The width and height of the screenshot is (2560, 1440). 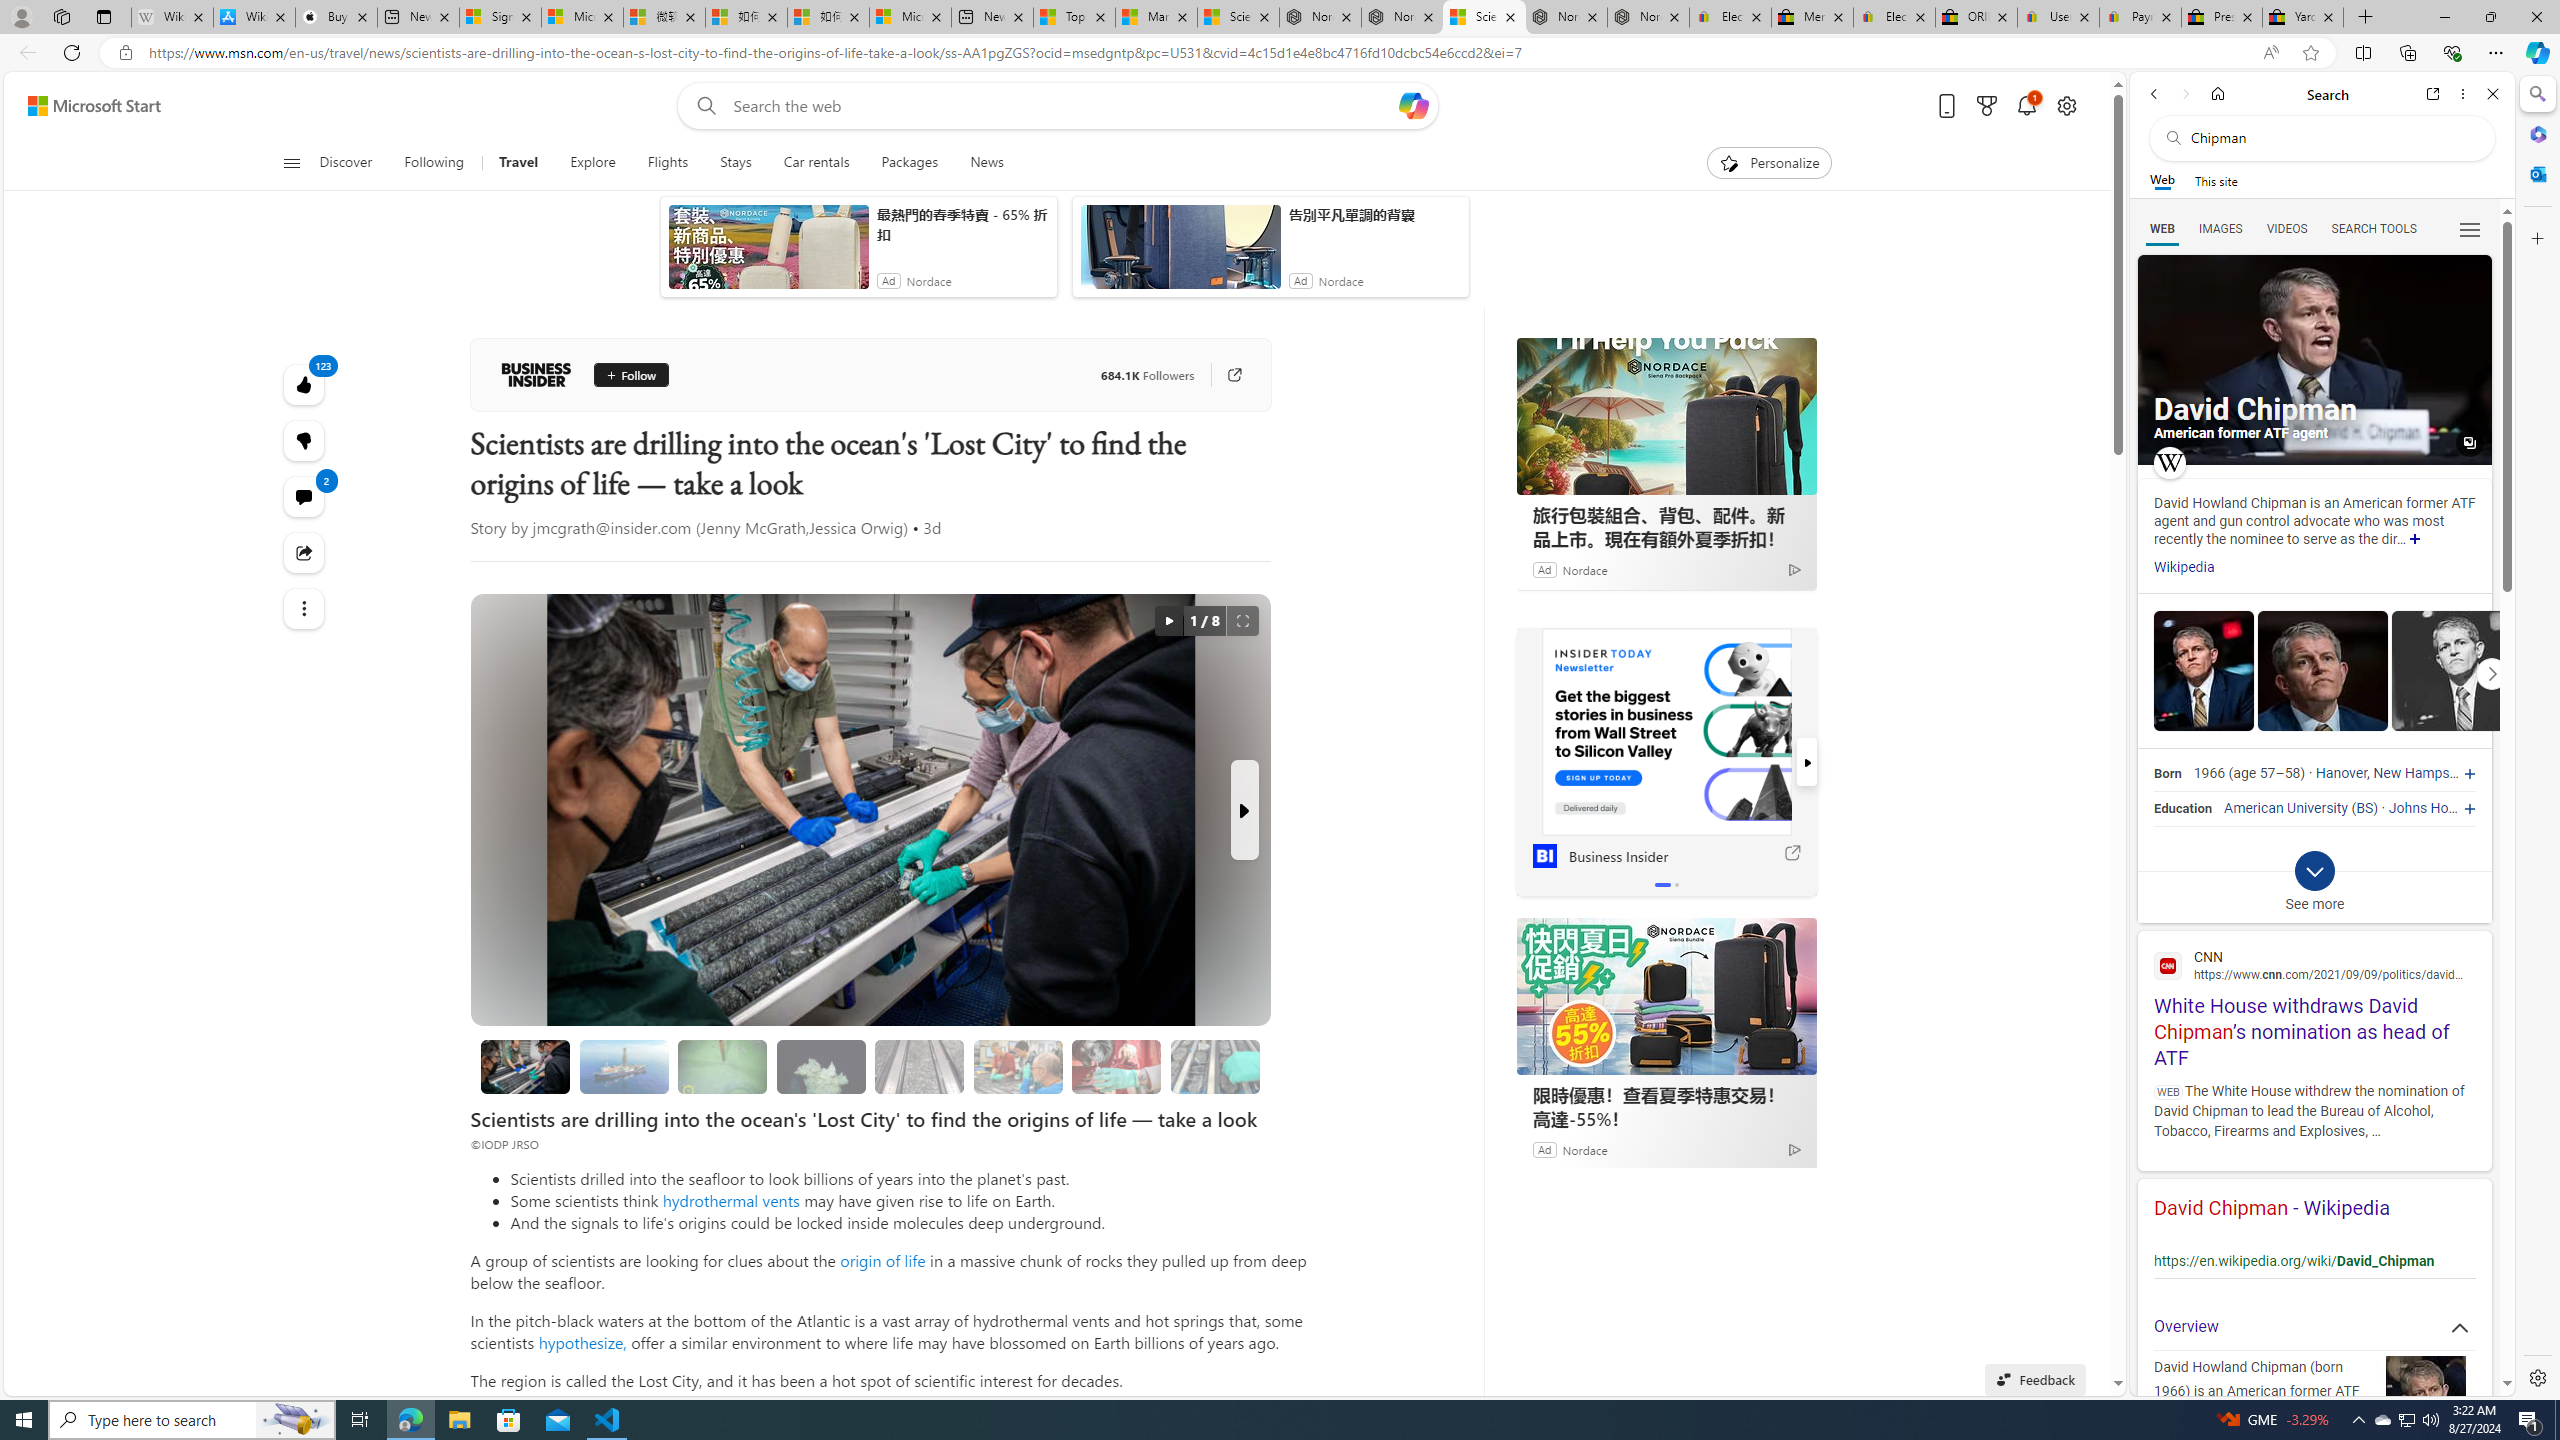 What do you see at coordinates (735, 162) in the screenshot?
I see `'Stays'` at bounding box center [735, 162].